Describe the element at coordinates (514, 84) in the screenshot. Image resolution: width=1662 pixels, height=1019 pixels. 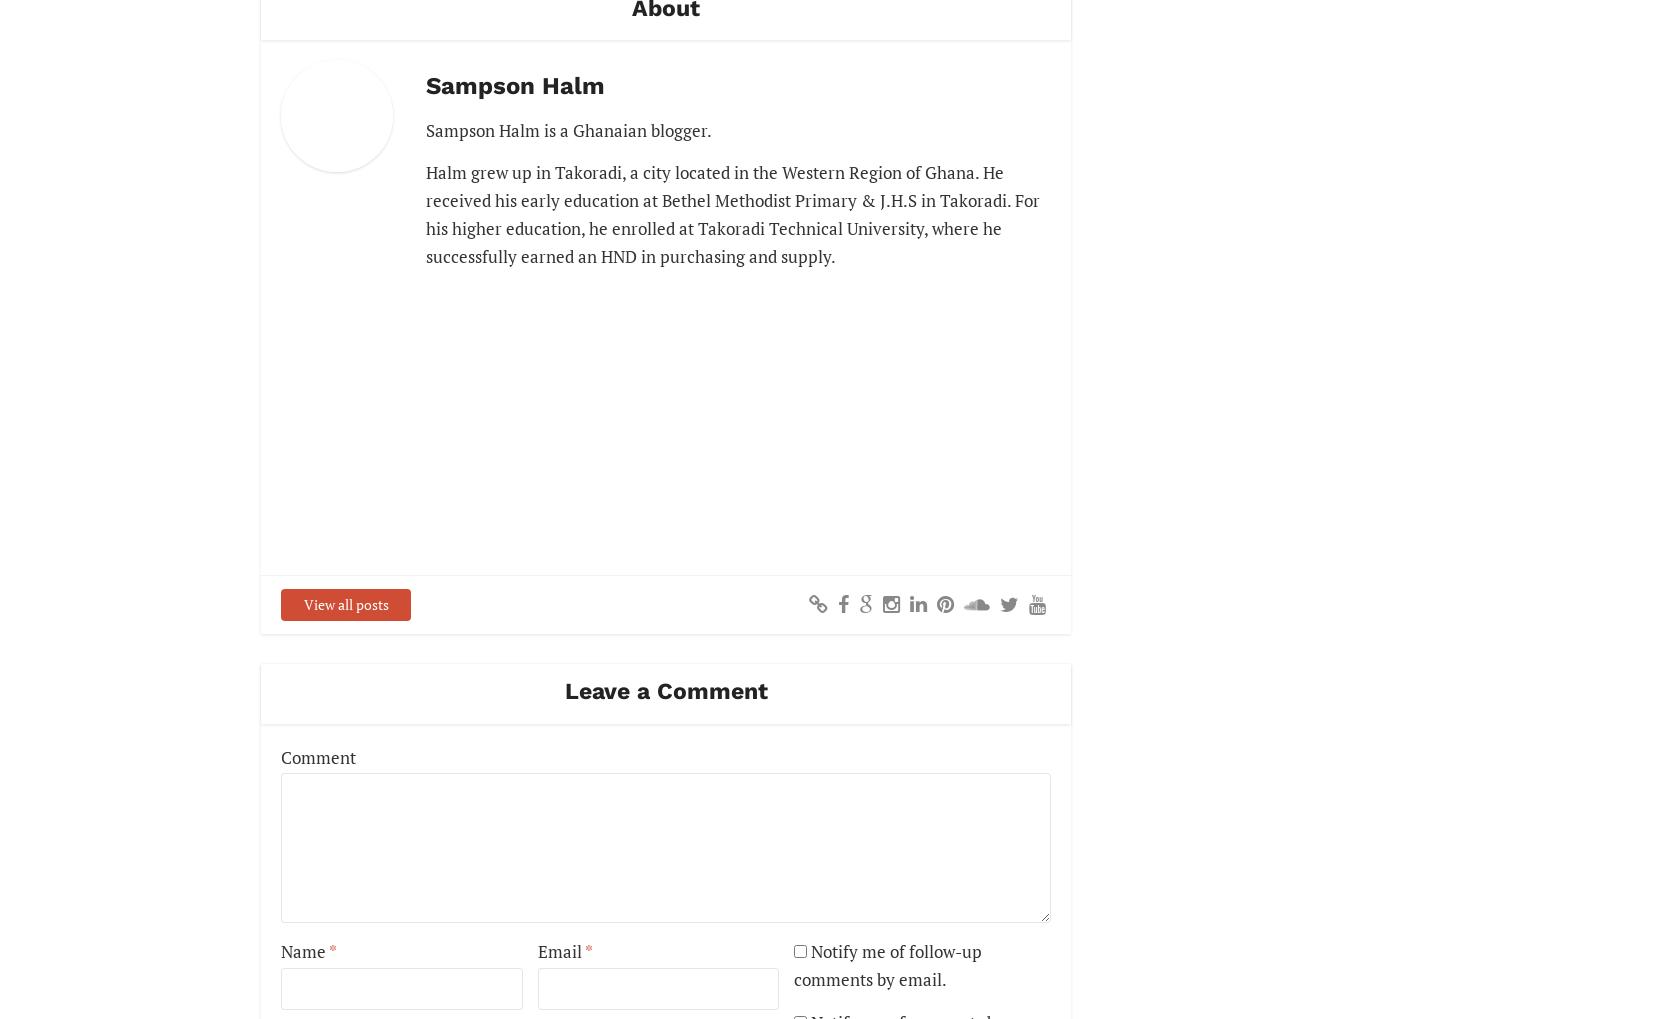
I see `'Sampson Halm'` at that location.